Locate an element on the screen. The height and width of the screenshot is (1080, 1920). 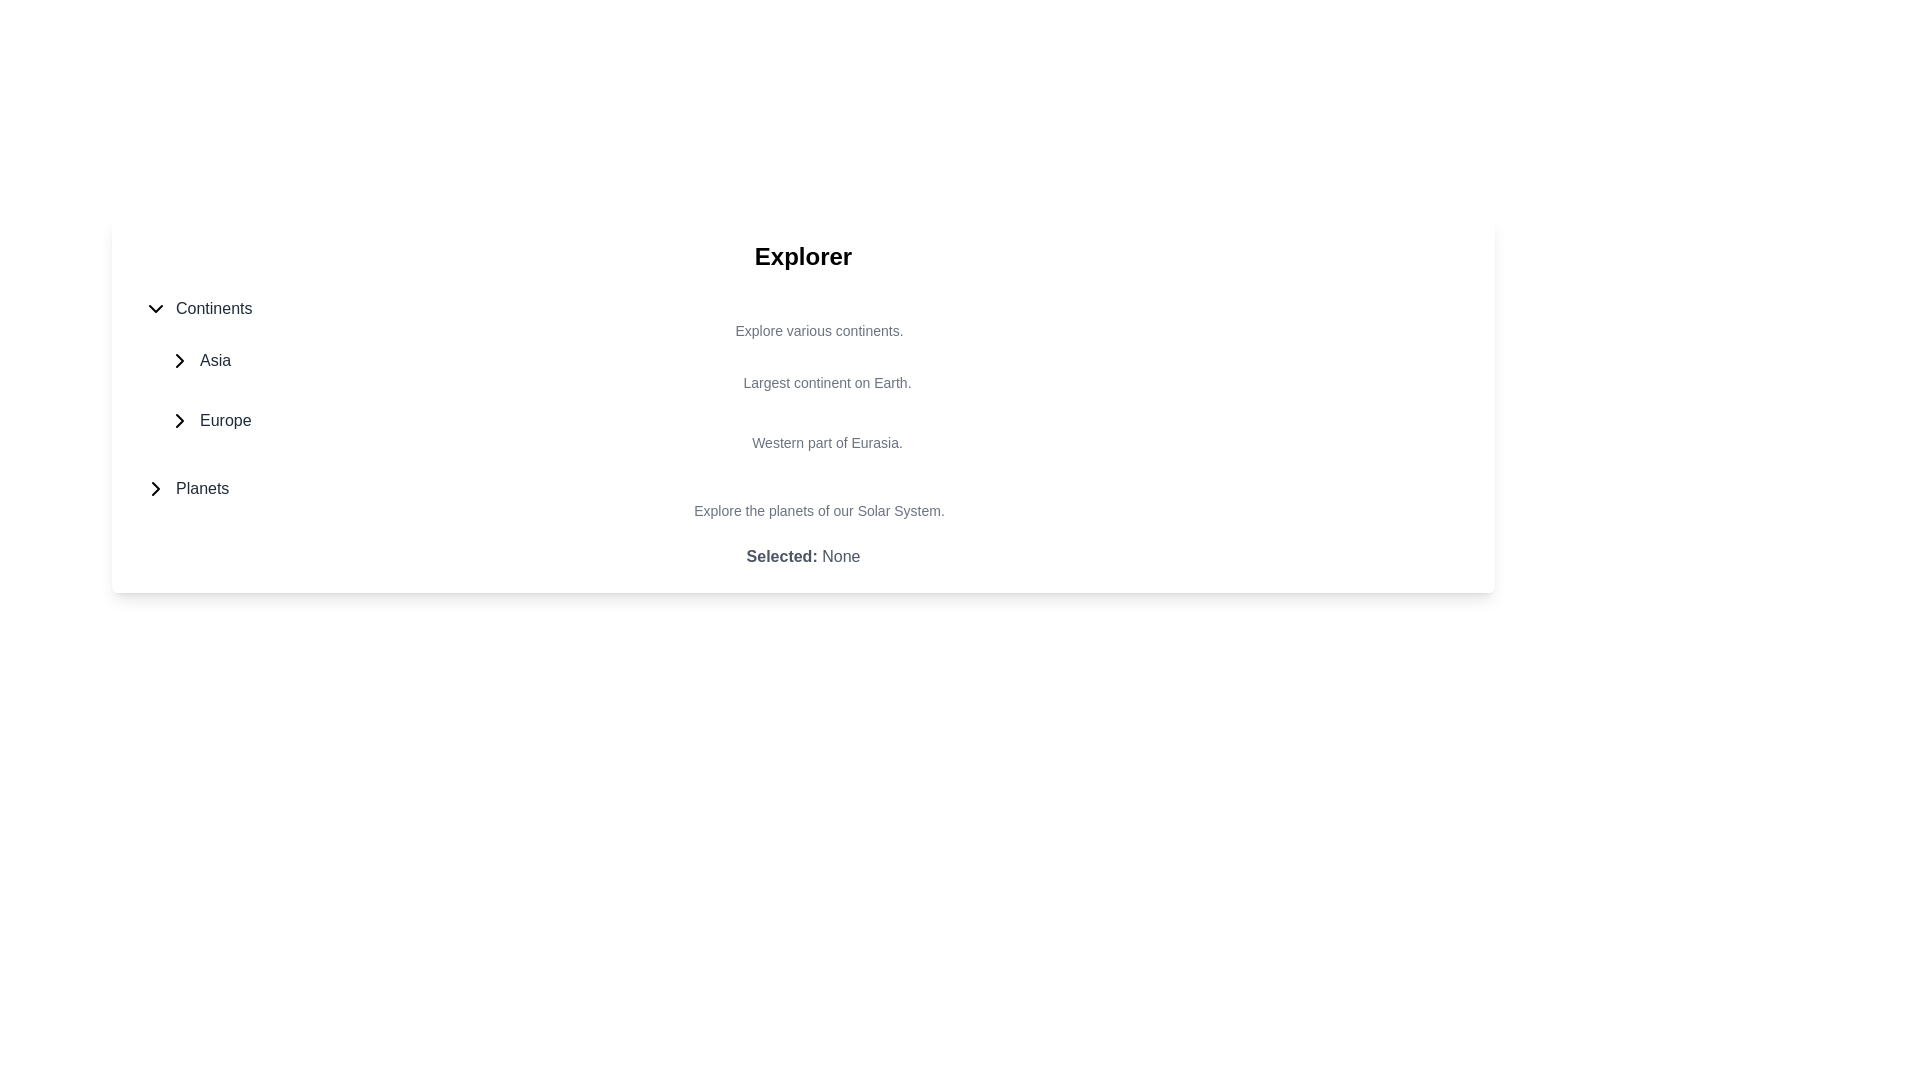
the interactive text label 'Europe' located below the 'Asia' label in the 'Continents' section for further interaction options is located at coordinates (225, 419).